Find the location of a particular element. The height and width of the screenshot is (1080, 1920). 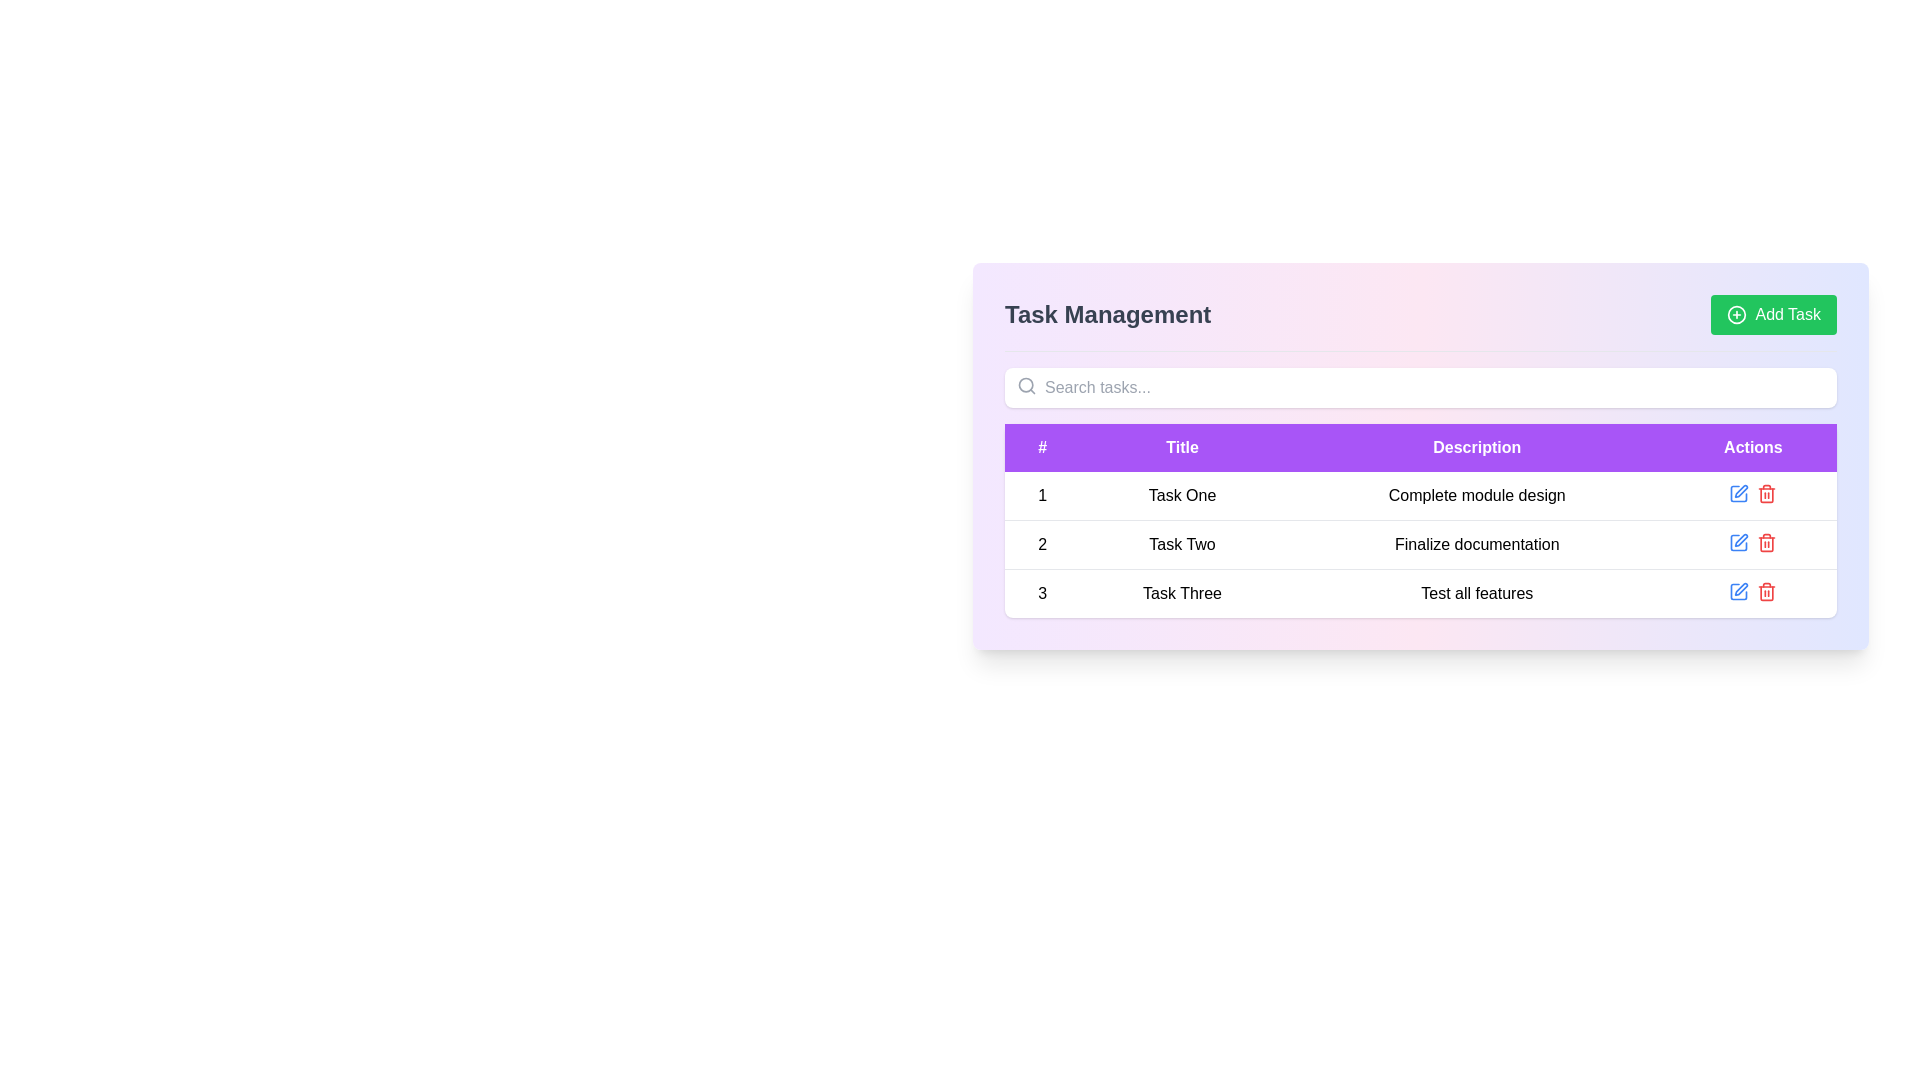

the static text element displaying 'Task Three' located in the third row of the table under the 'Title' column, adjacent to '3' and 'Test all features' is located at coordinates (1182, 592).